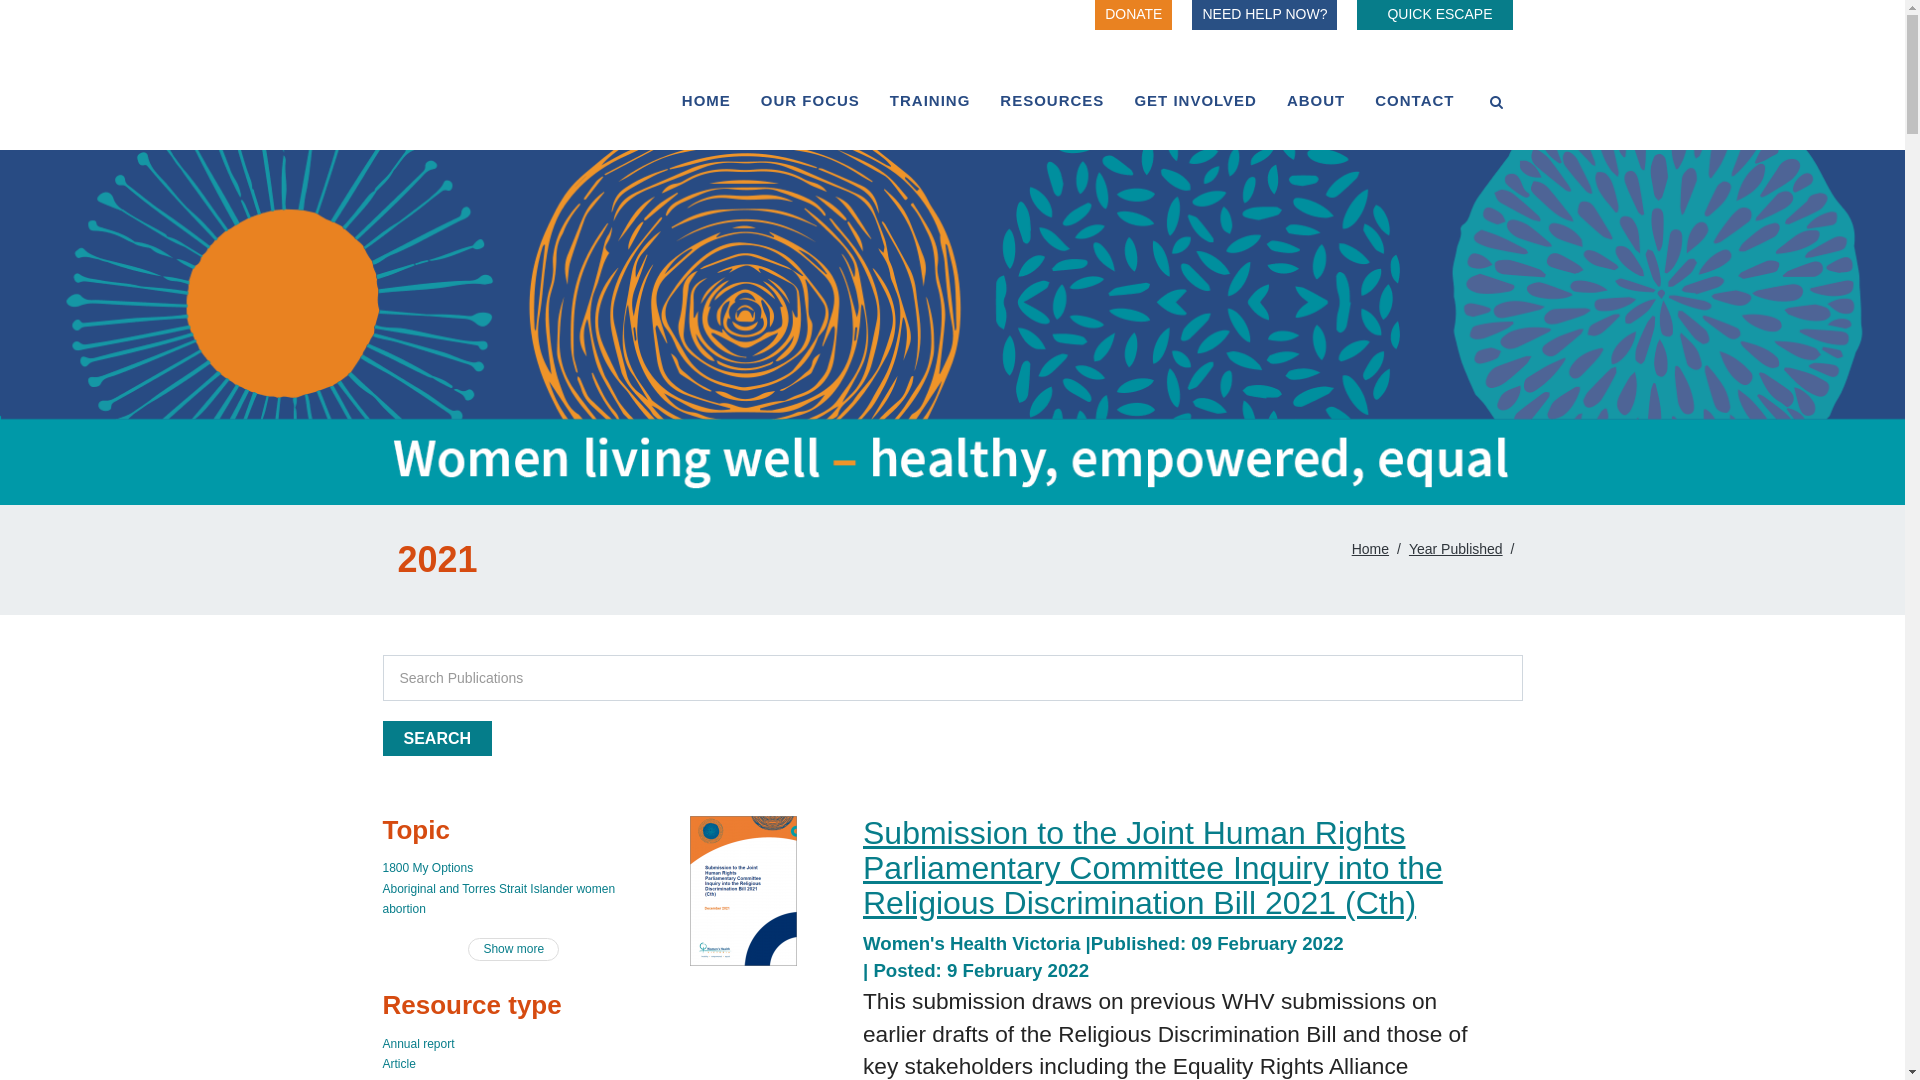 This screenshot has width=1920, height=1080. What do you see at coordinates (1271, 100) in the screenshot?
I see `'ABOUT'` at bounding box center [1271, 100].